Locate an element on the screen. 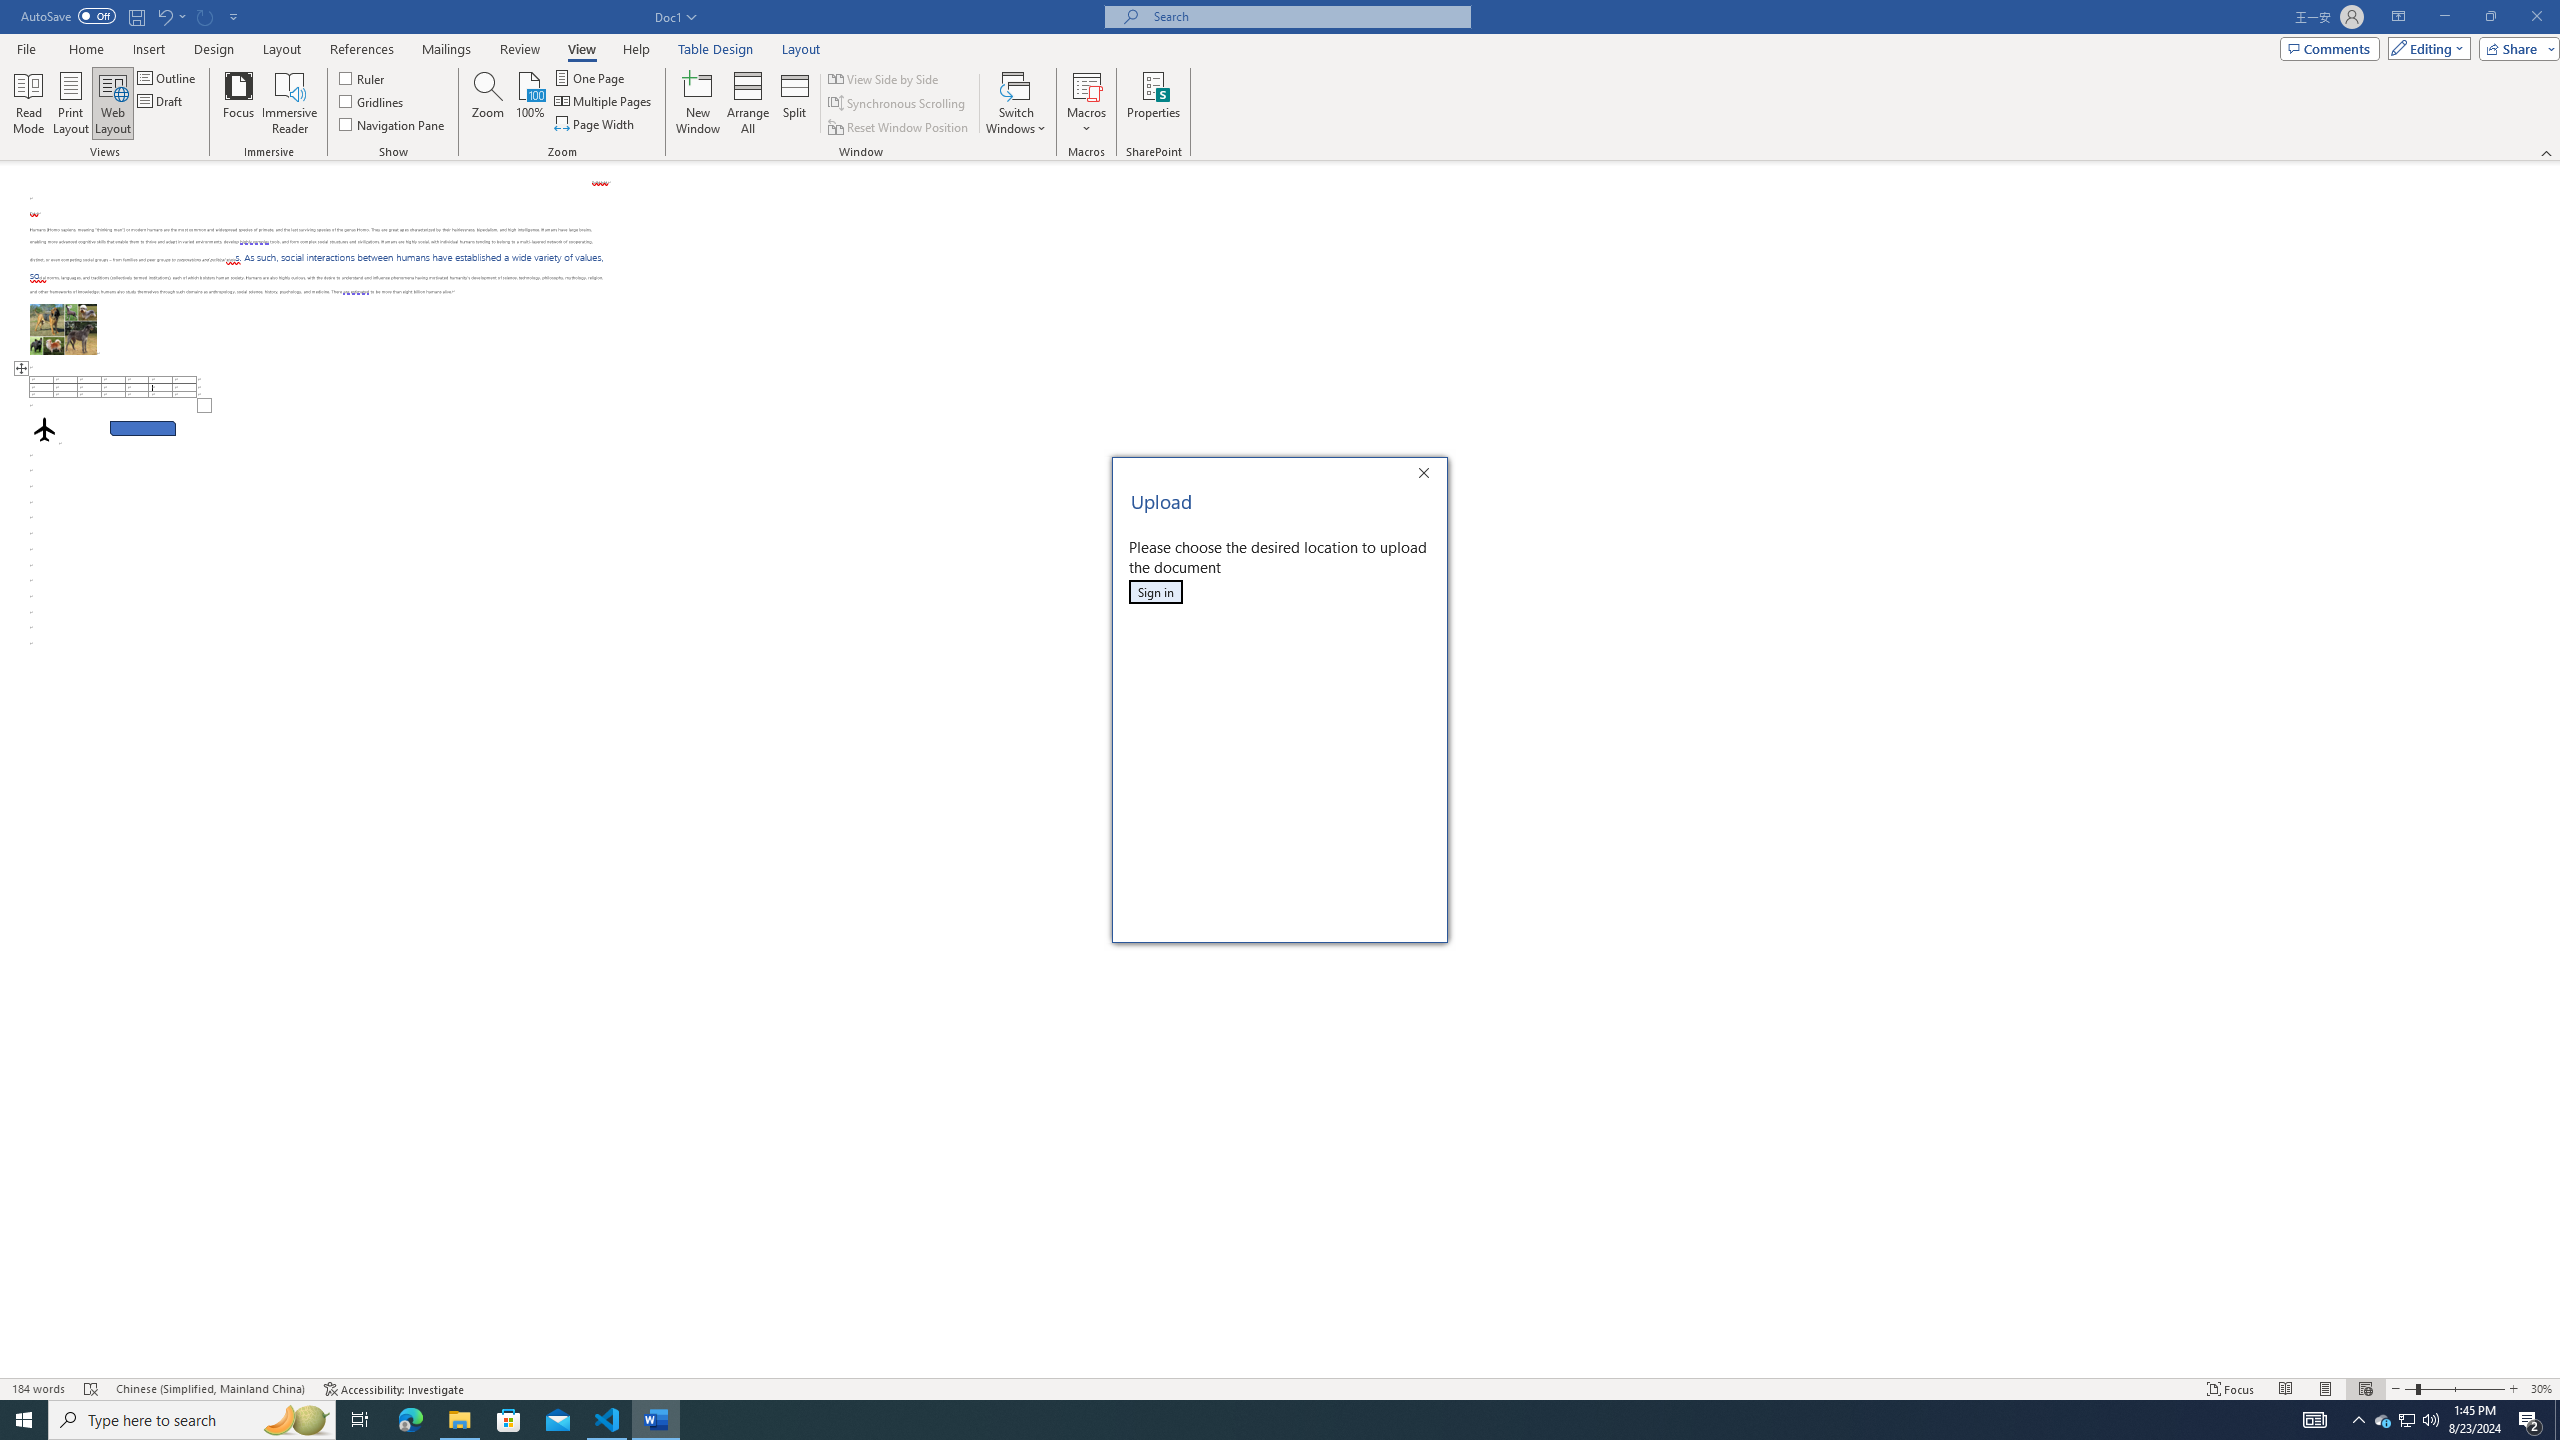 Image resolution: width=2560 pixels, height=1440 pixels. 'Undo Row Height Spinner' is located at coordinates (170, 15).